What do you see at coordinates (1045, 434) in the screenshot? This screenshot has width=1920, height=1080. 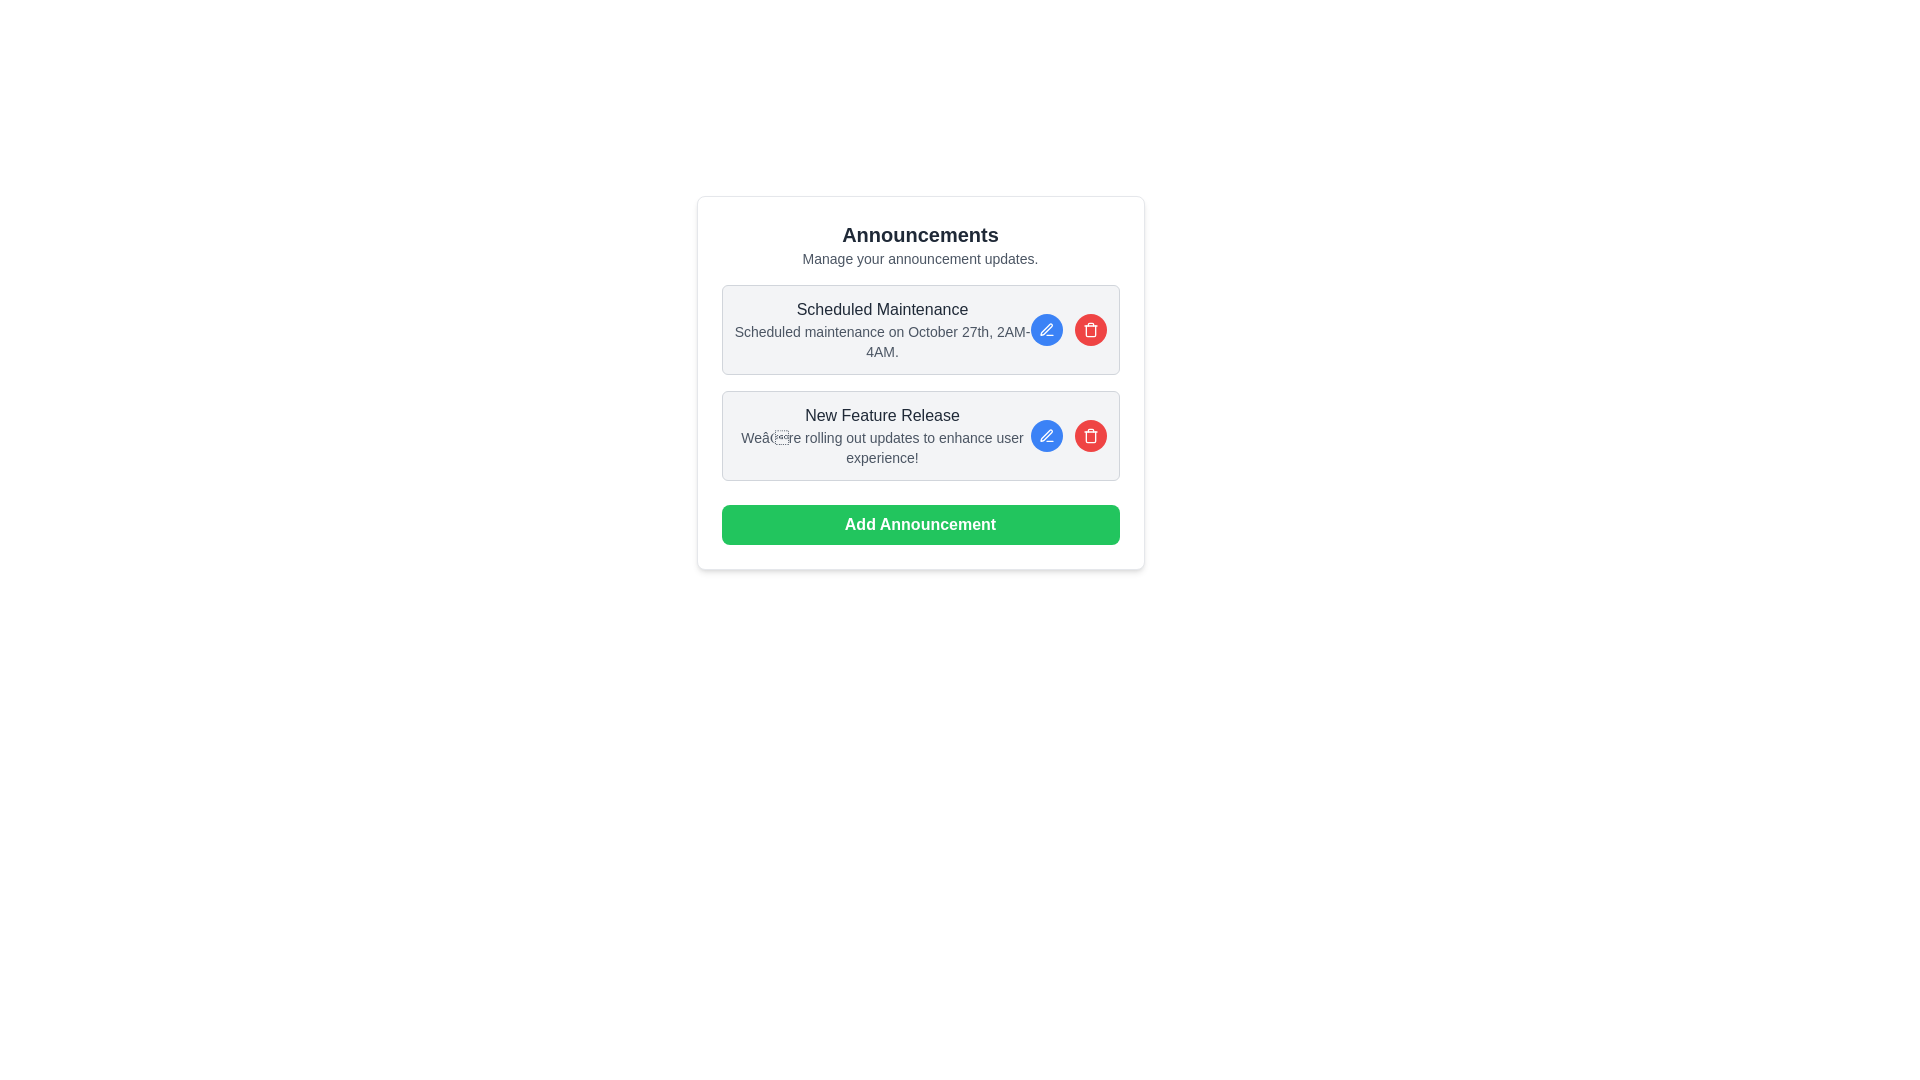 I see `the circular blue button with a white pen icon located to the right of the 'New Feature Release' text in the second row of the announcement list` at bounding box center [1045, 434].